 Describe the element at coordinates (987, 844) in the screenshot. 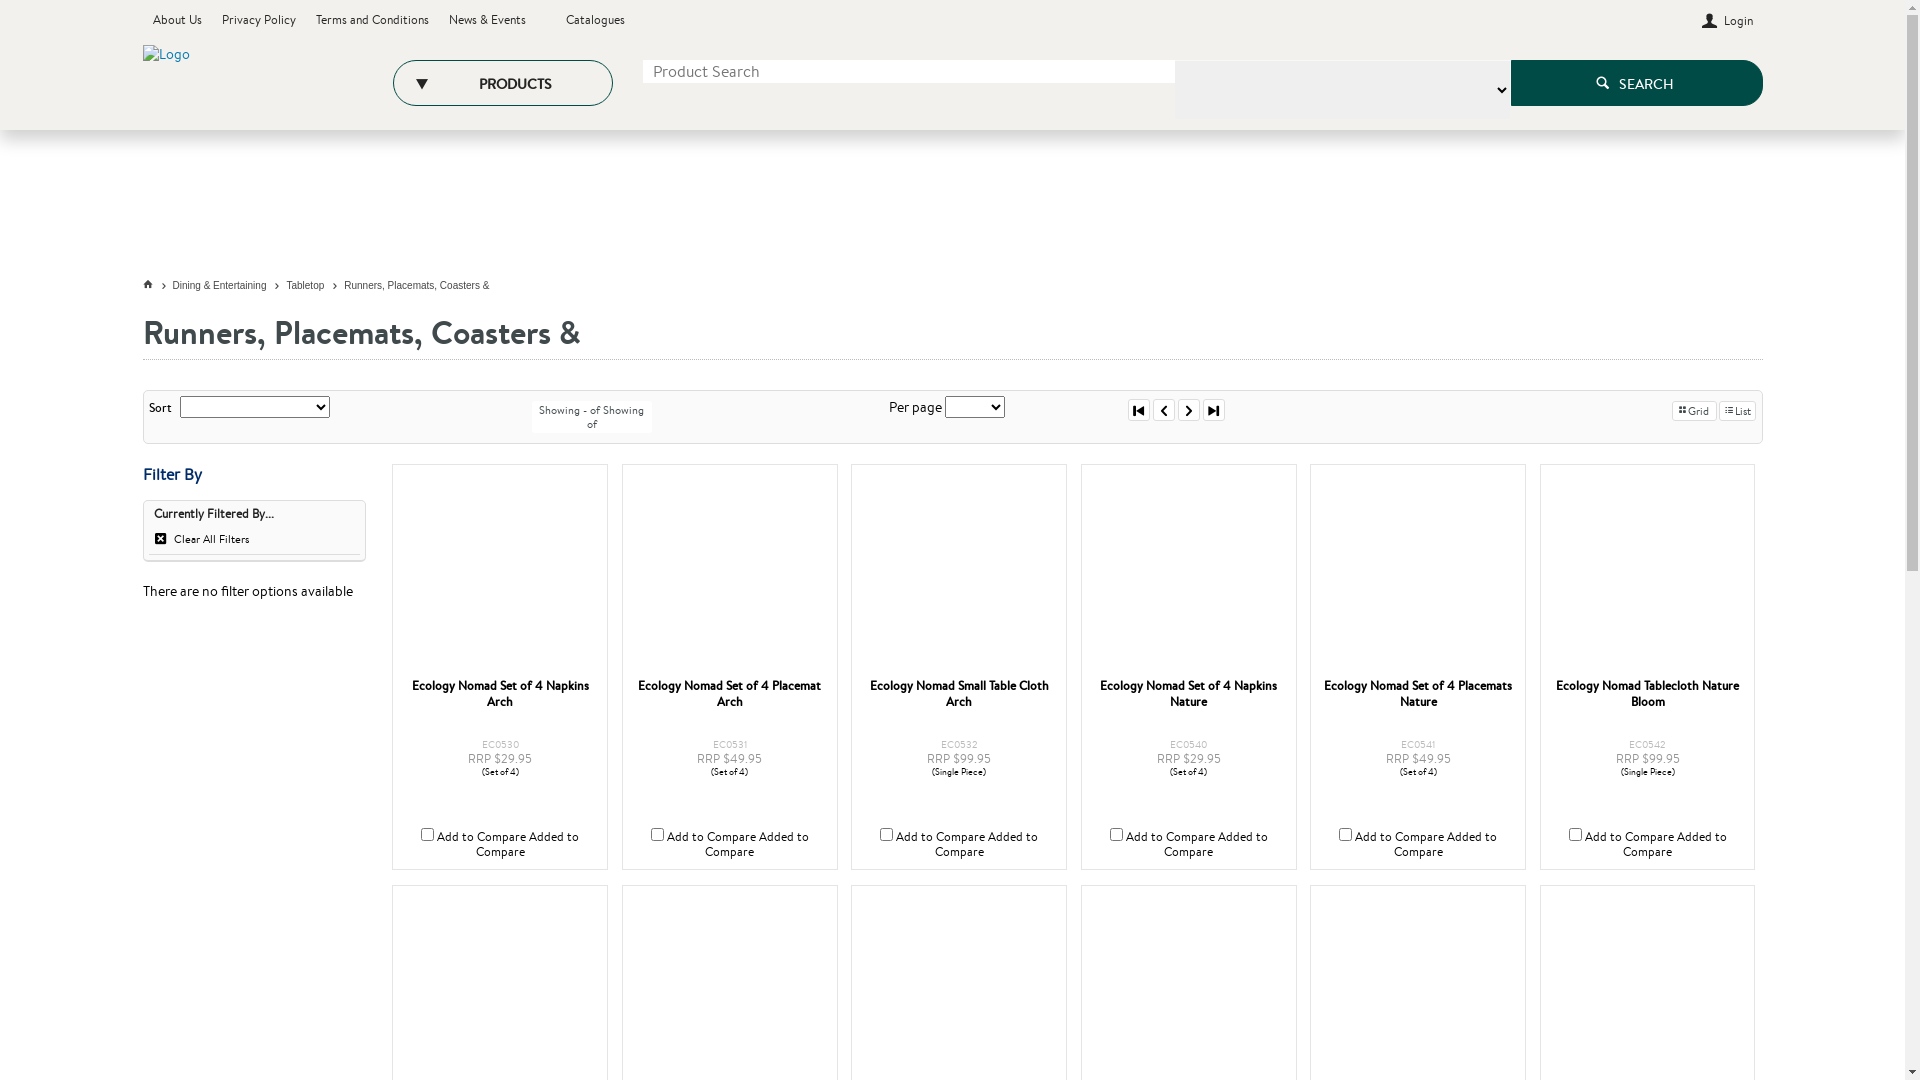

I see `'Added to Compare'` at that location.